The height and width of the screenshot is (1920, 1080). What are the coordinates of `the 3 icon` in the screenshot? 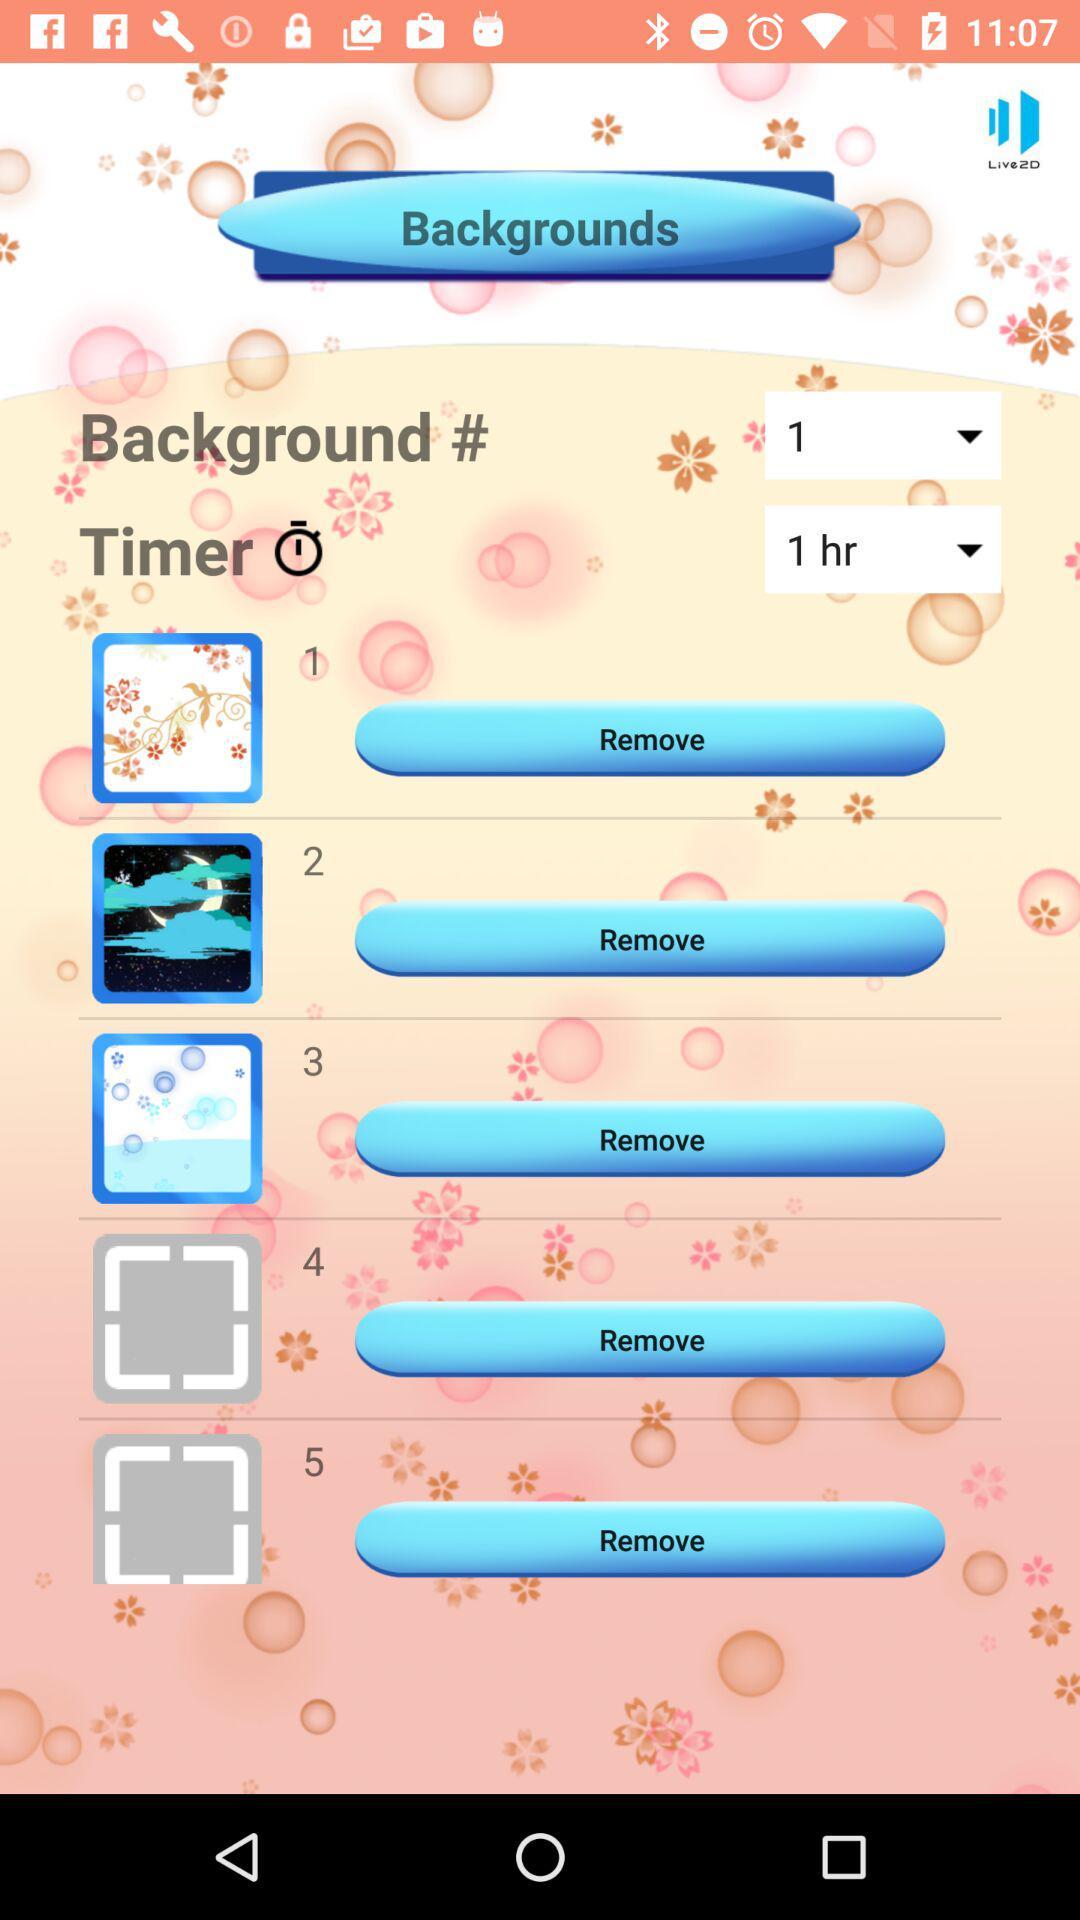 It's located at (313, 1059).